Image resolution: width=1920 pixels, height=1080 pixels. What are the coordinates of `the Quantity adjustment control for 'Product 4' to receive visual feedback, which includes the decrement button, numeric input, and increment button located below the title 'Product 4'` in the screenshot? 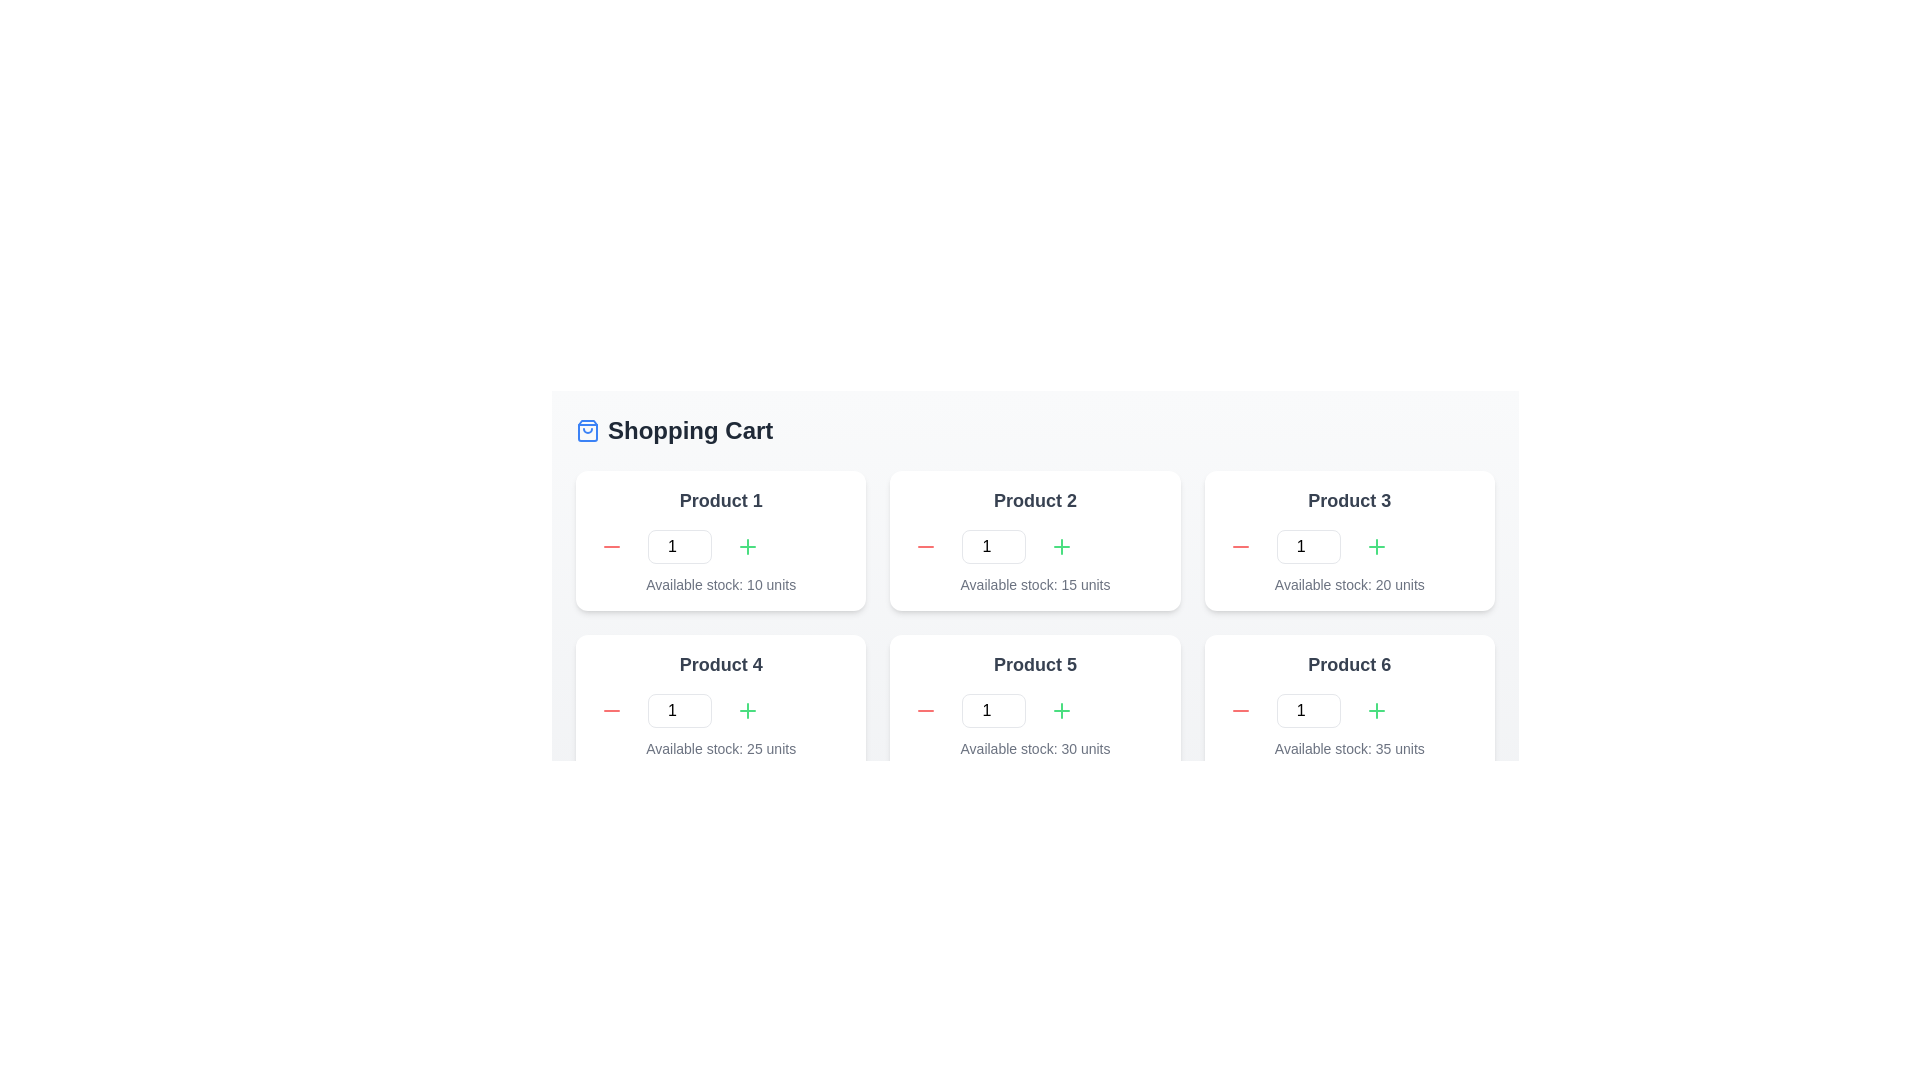 It's located at (720, 709).